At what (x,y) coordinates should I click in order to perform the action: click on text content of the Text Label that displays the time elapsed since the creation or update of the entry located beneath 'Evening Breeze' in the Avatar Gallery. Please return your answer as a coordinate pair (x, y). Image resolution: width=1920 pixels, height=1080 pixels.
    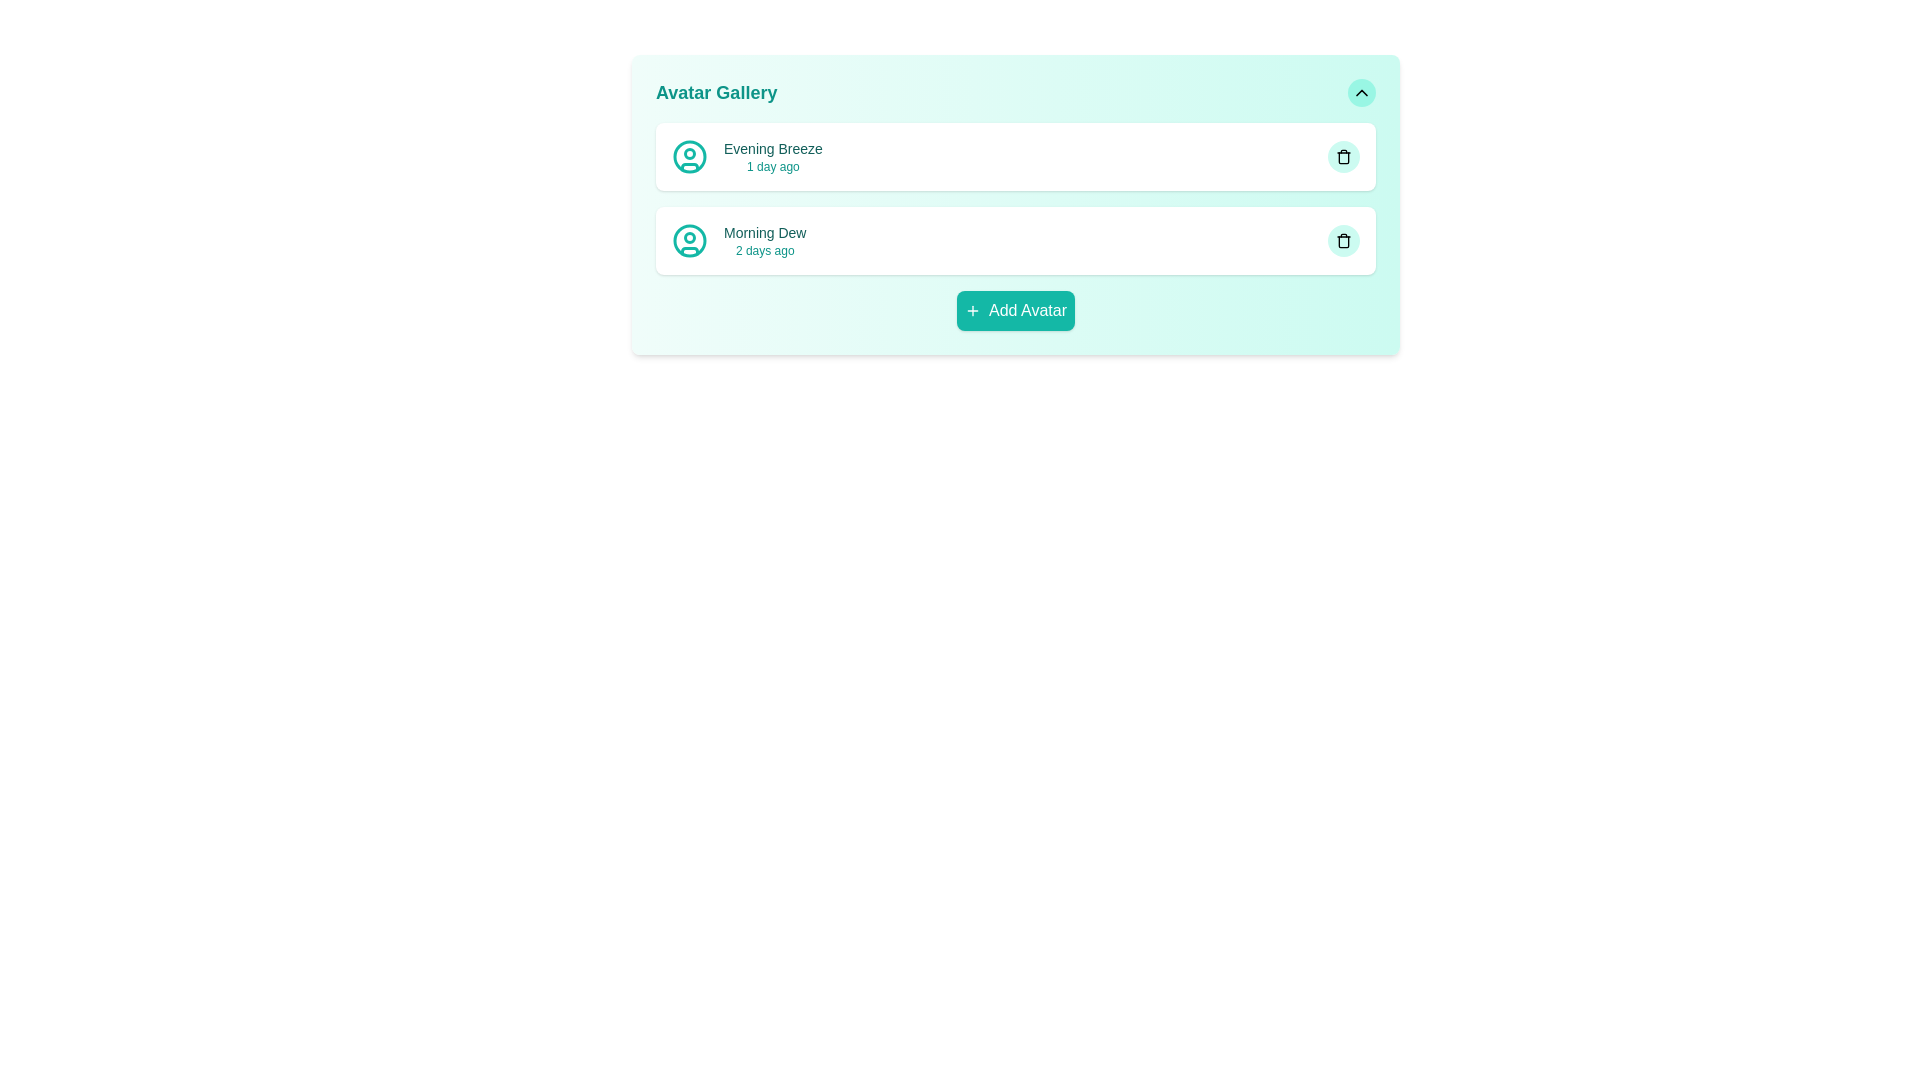
    Looking at the image, I should click on (772, 165).